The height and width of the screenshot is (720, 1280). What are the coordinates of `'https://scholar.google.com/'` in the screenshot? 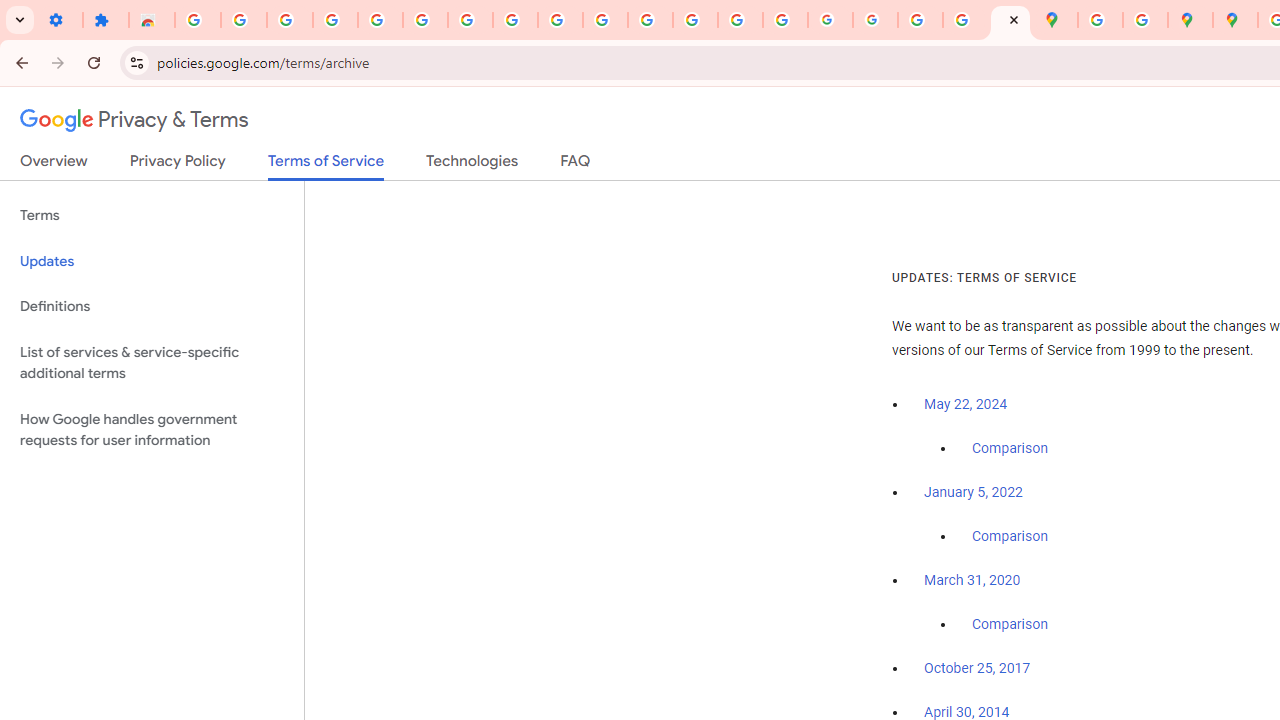 It's located at (650, 20).